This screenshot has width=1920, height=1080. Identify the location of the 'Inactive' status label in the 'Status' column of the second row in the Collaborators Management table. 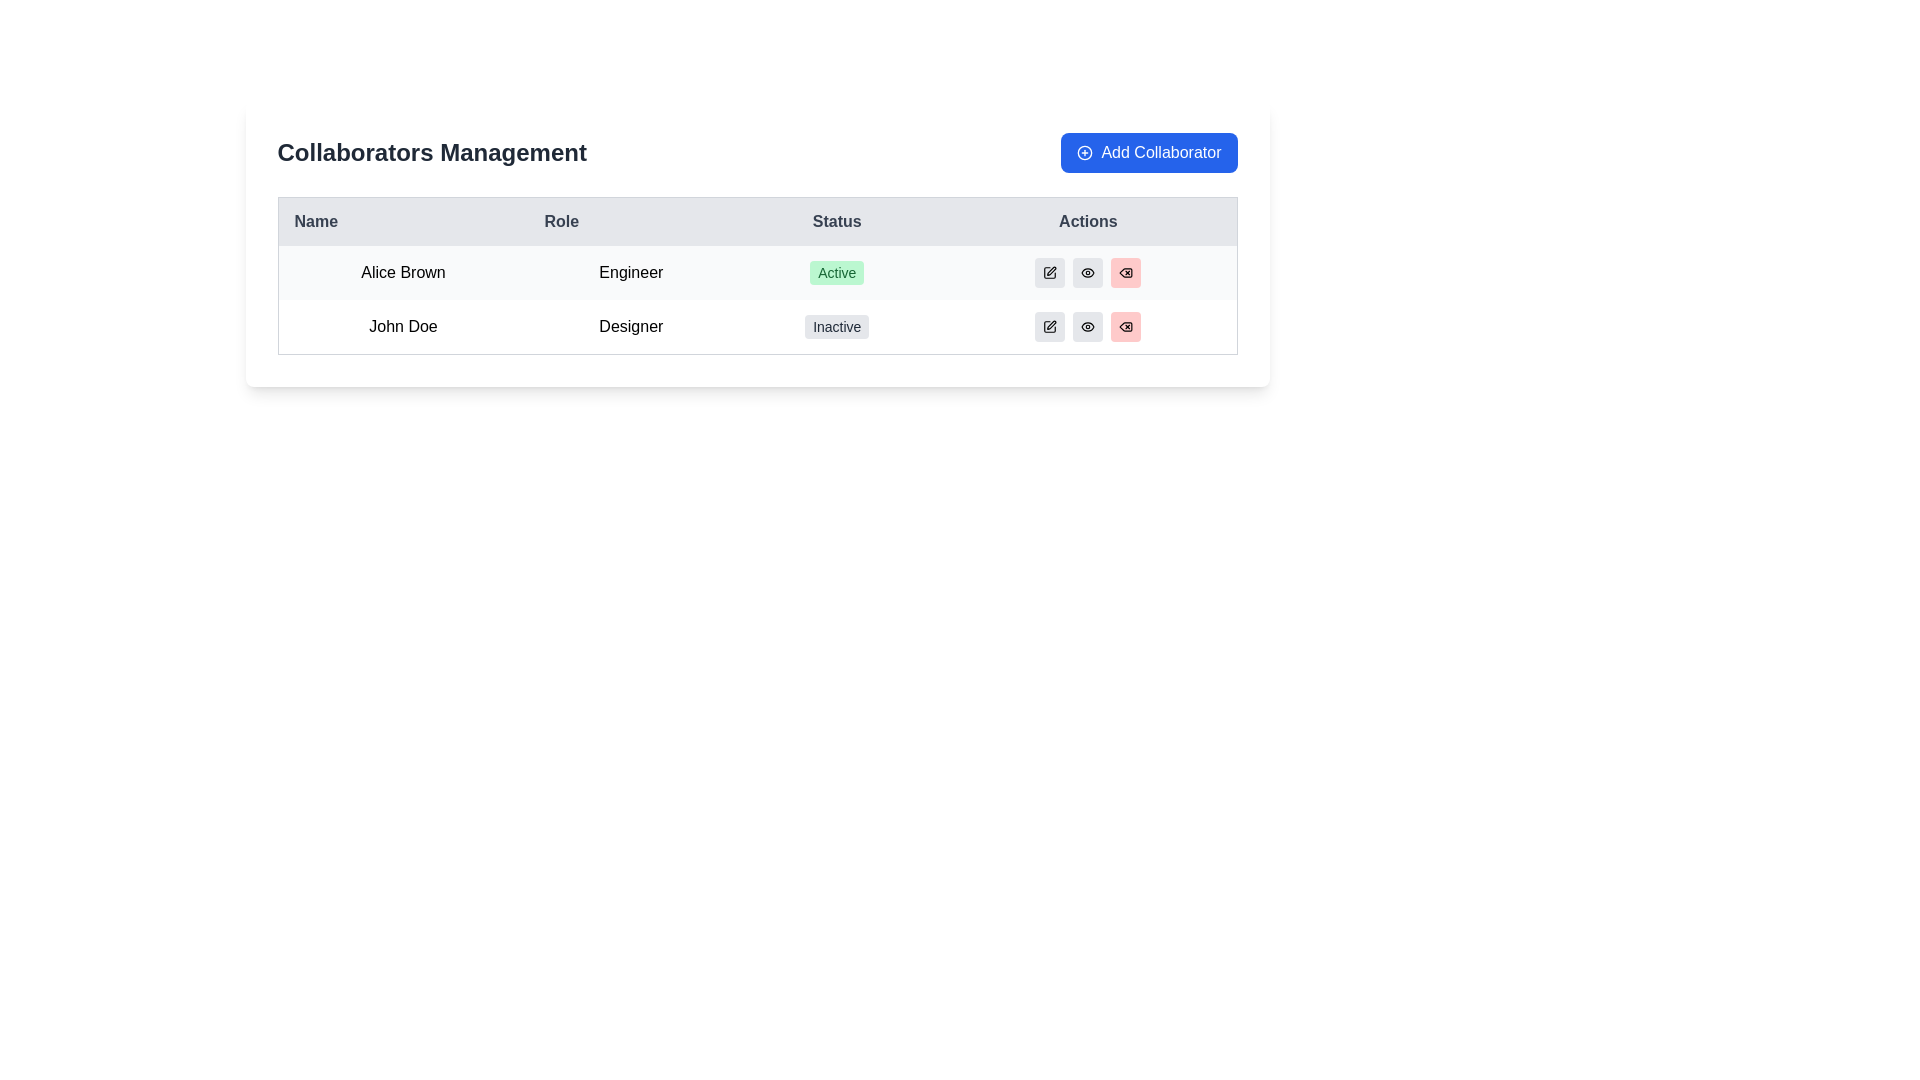
(837, 326).